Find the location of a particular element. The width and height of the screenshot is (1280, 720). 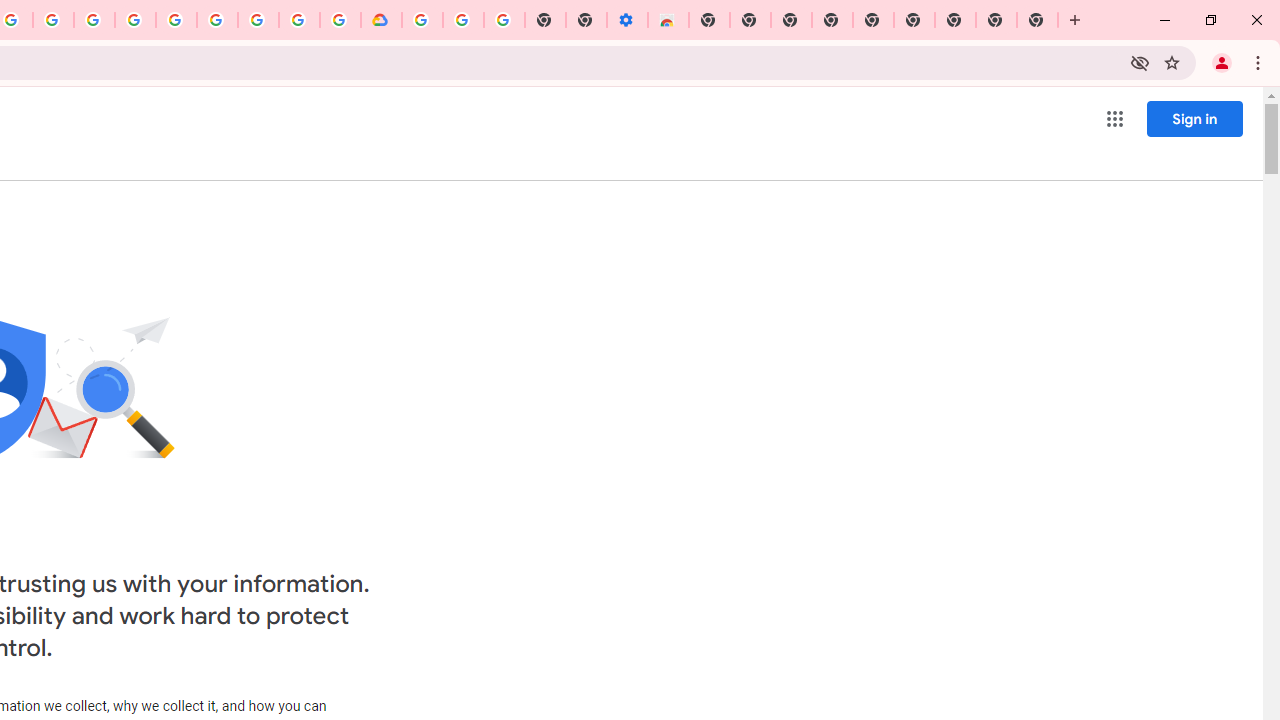

'Chrome Web Store - Accessibility extensions' is located at coordinates (668, 20).